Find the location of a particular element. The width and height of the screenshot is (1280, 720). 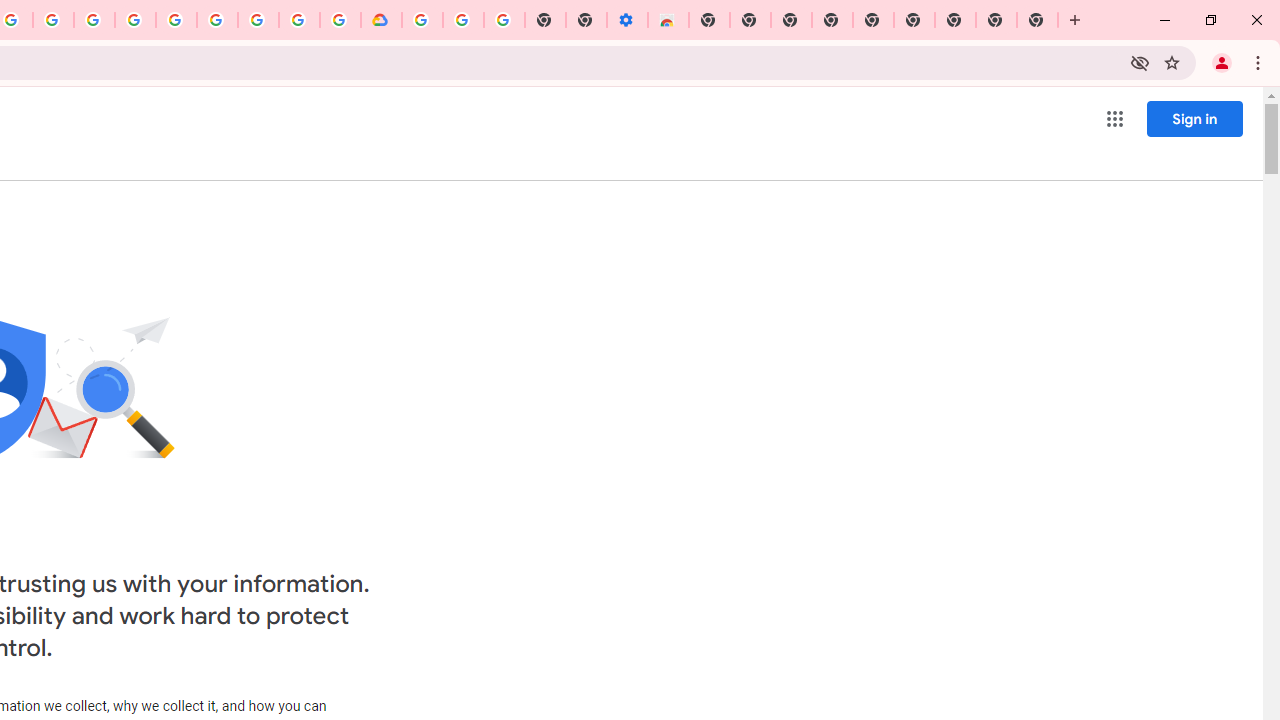

'Chrome Web Store - Accessibility extensions' is located at coordinates (668, 20).